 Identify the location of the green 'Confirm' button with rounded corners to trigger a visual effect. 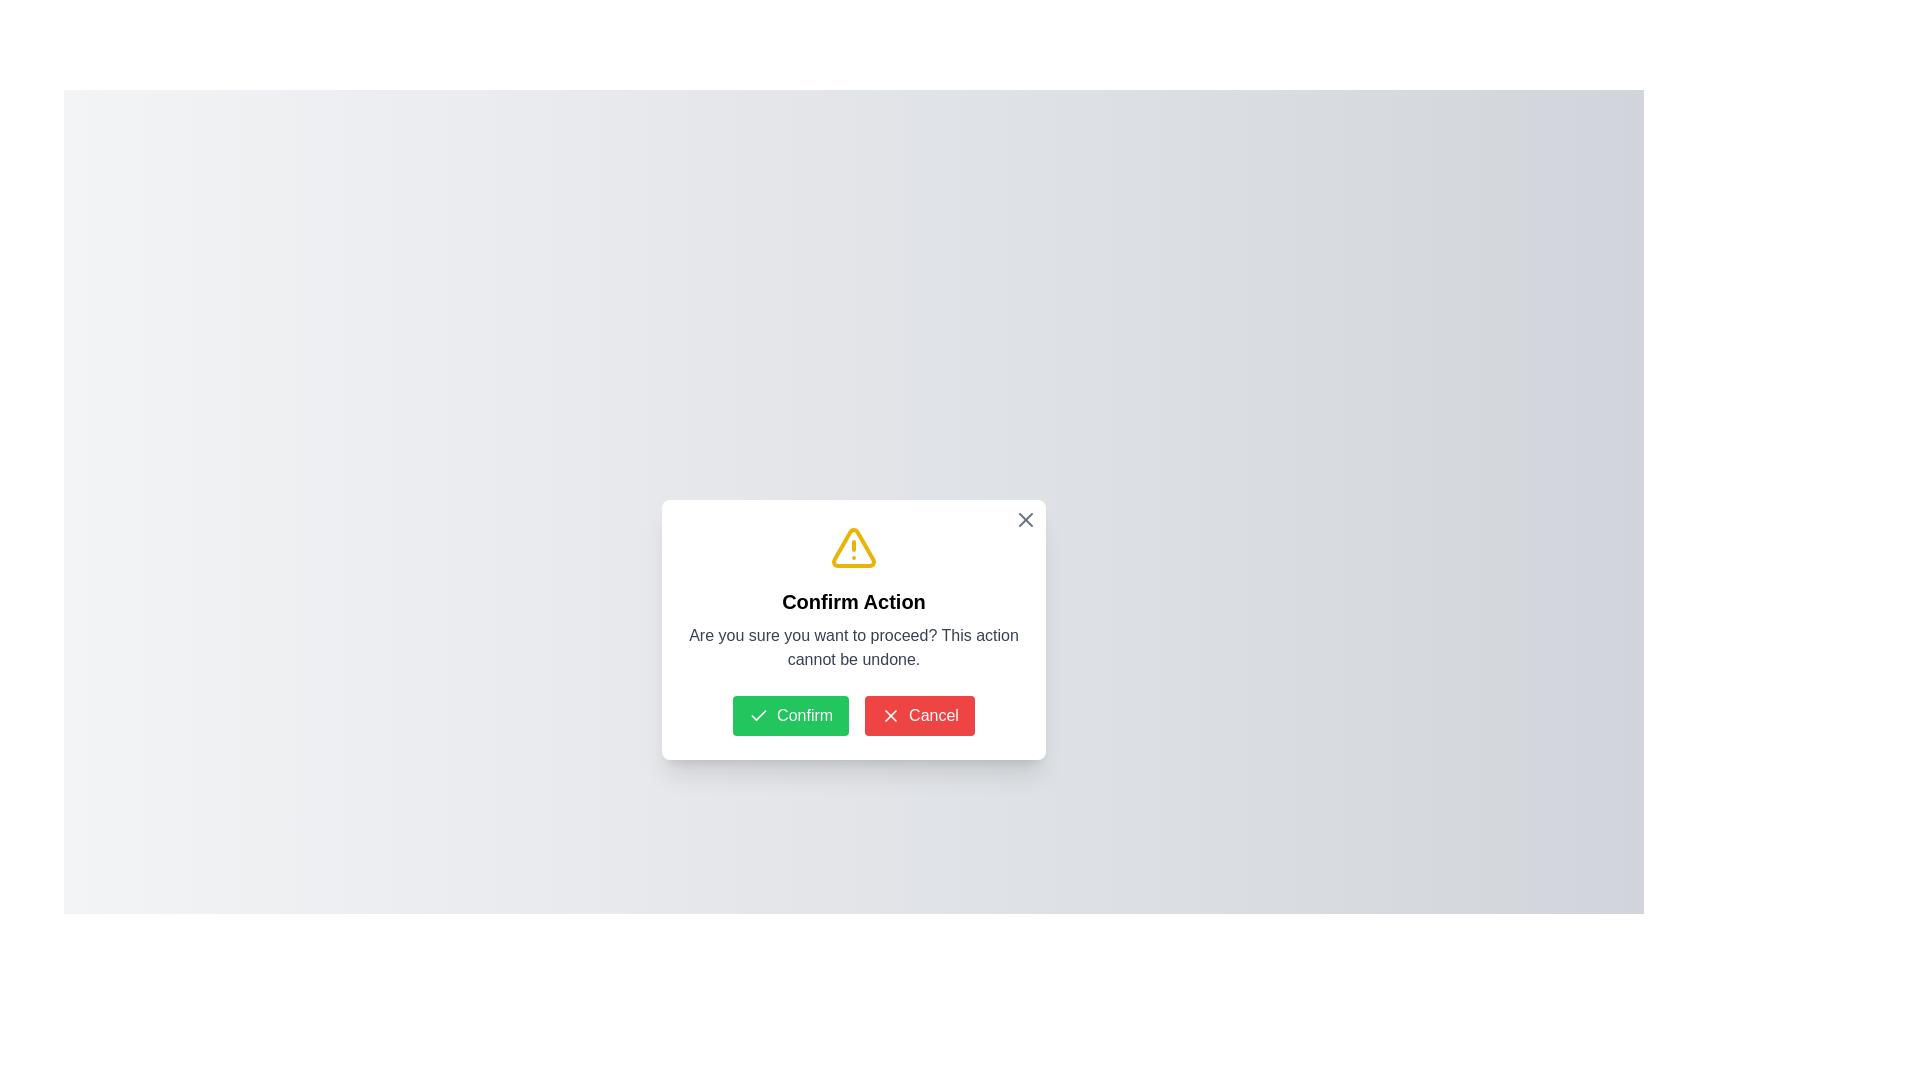
(790, 715).